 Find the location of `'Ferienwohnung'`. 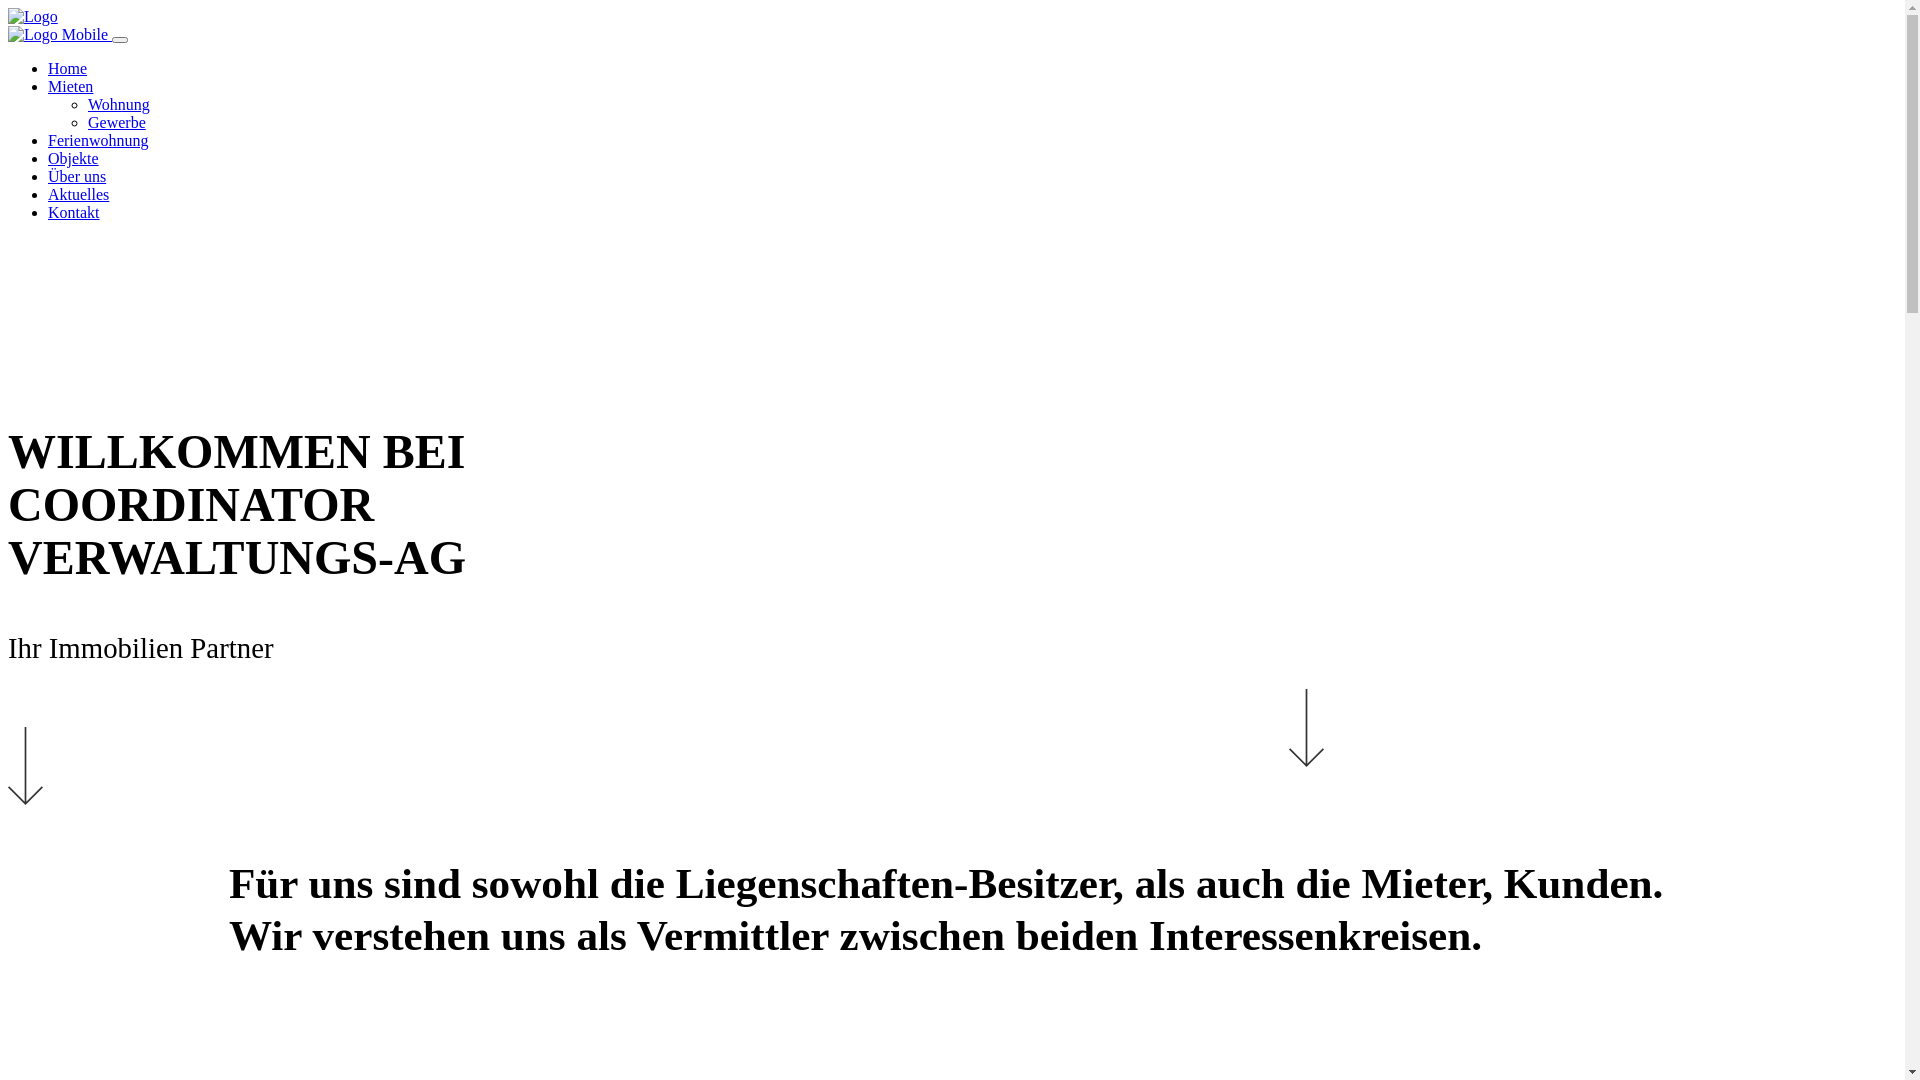

'Ferienwohnung' is located at coordinates (96, 139).